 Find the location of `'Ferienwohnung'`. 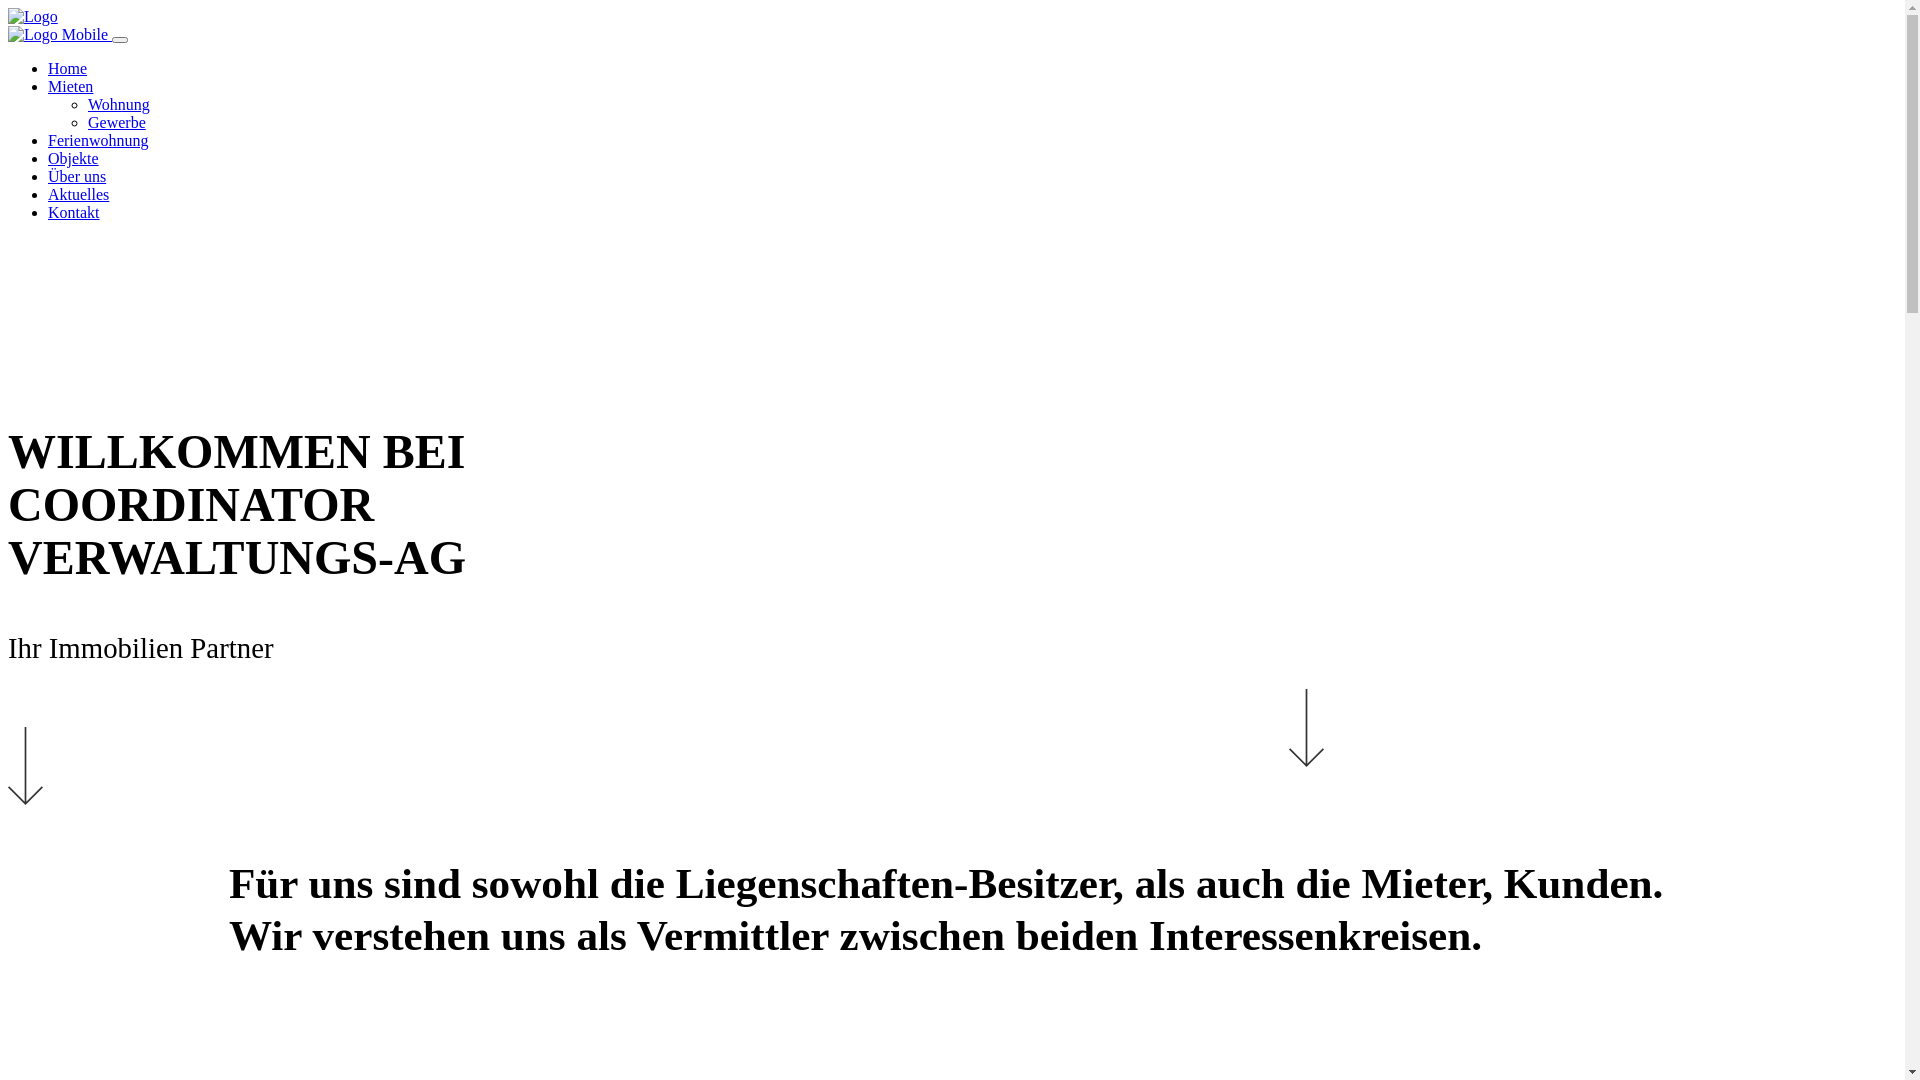

'Ferienwohnung' is located at coordinates (96, 139).